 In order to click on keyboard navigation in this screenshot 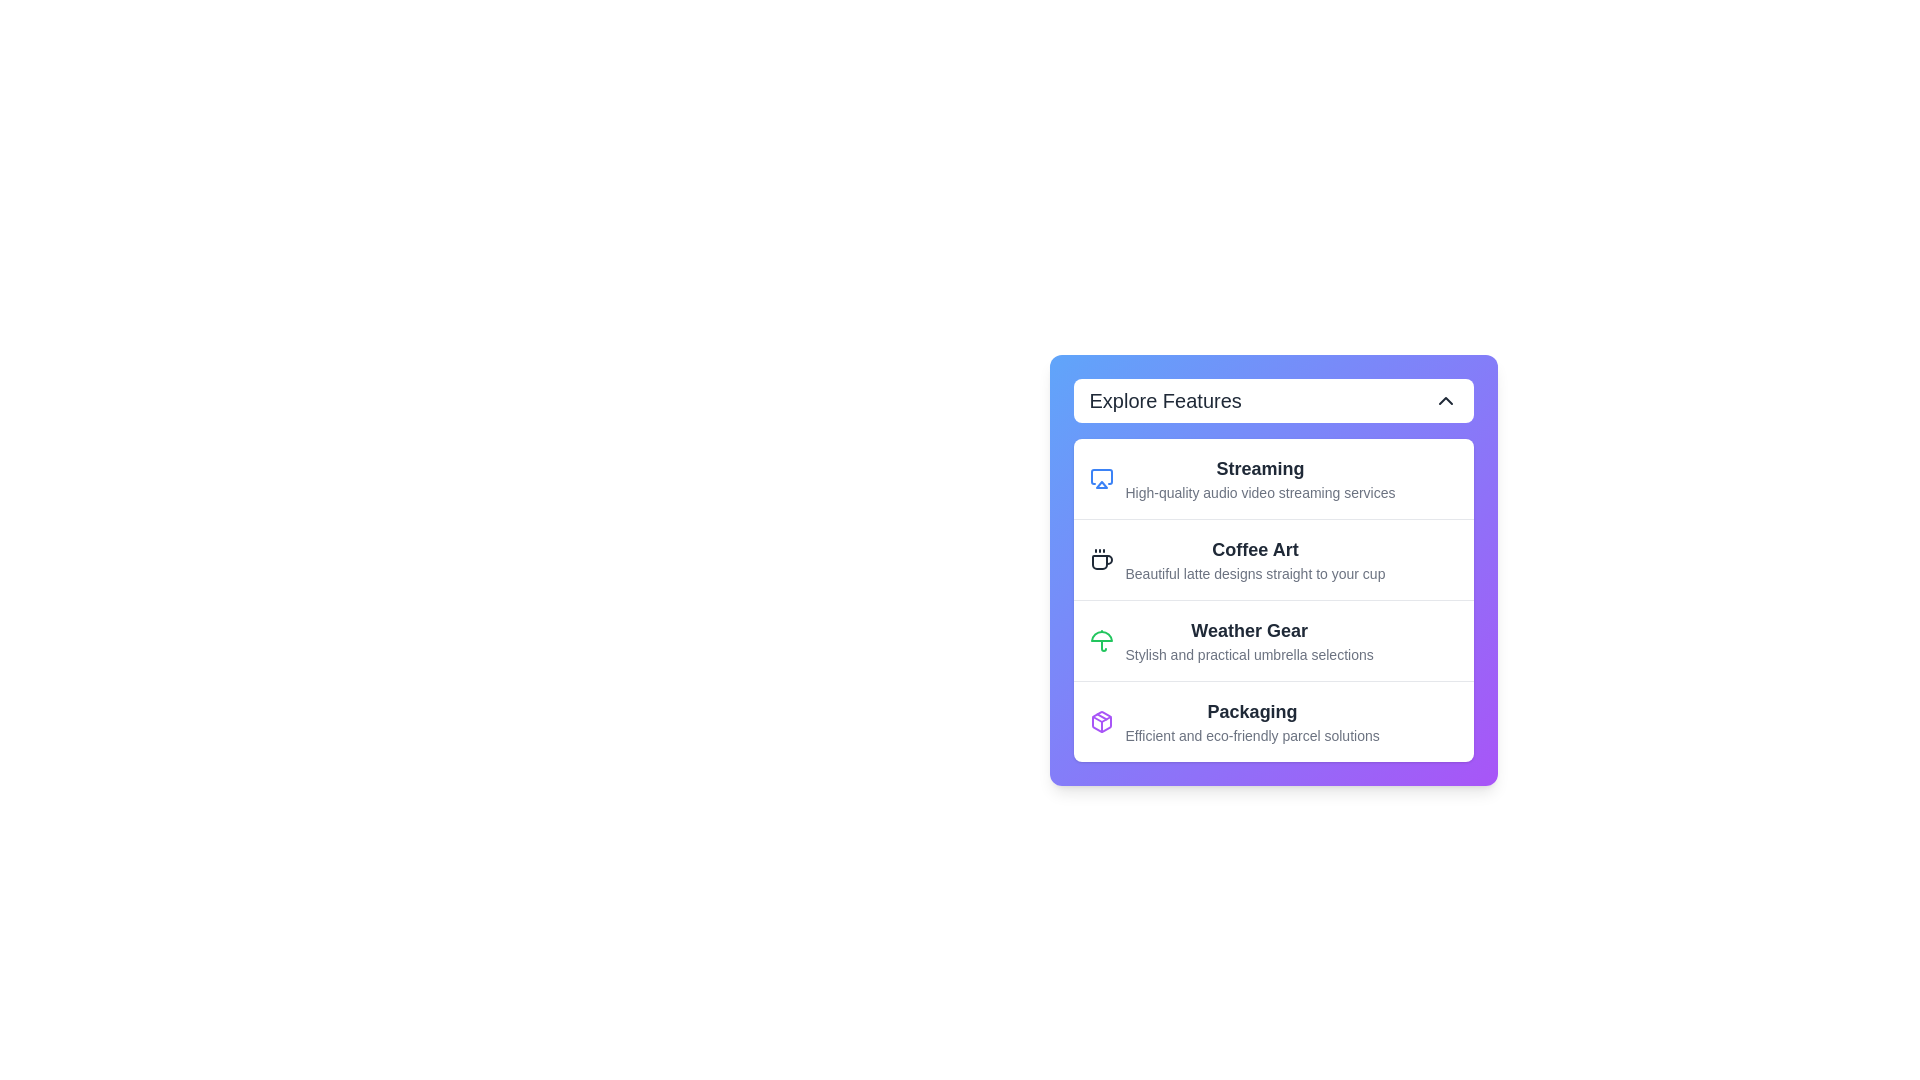, I will do `click(1272, 559)`.